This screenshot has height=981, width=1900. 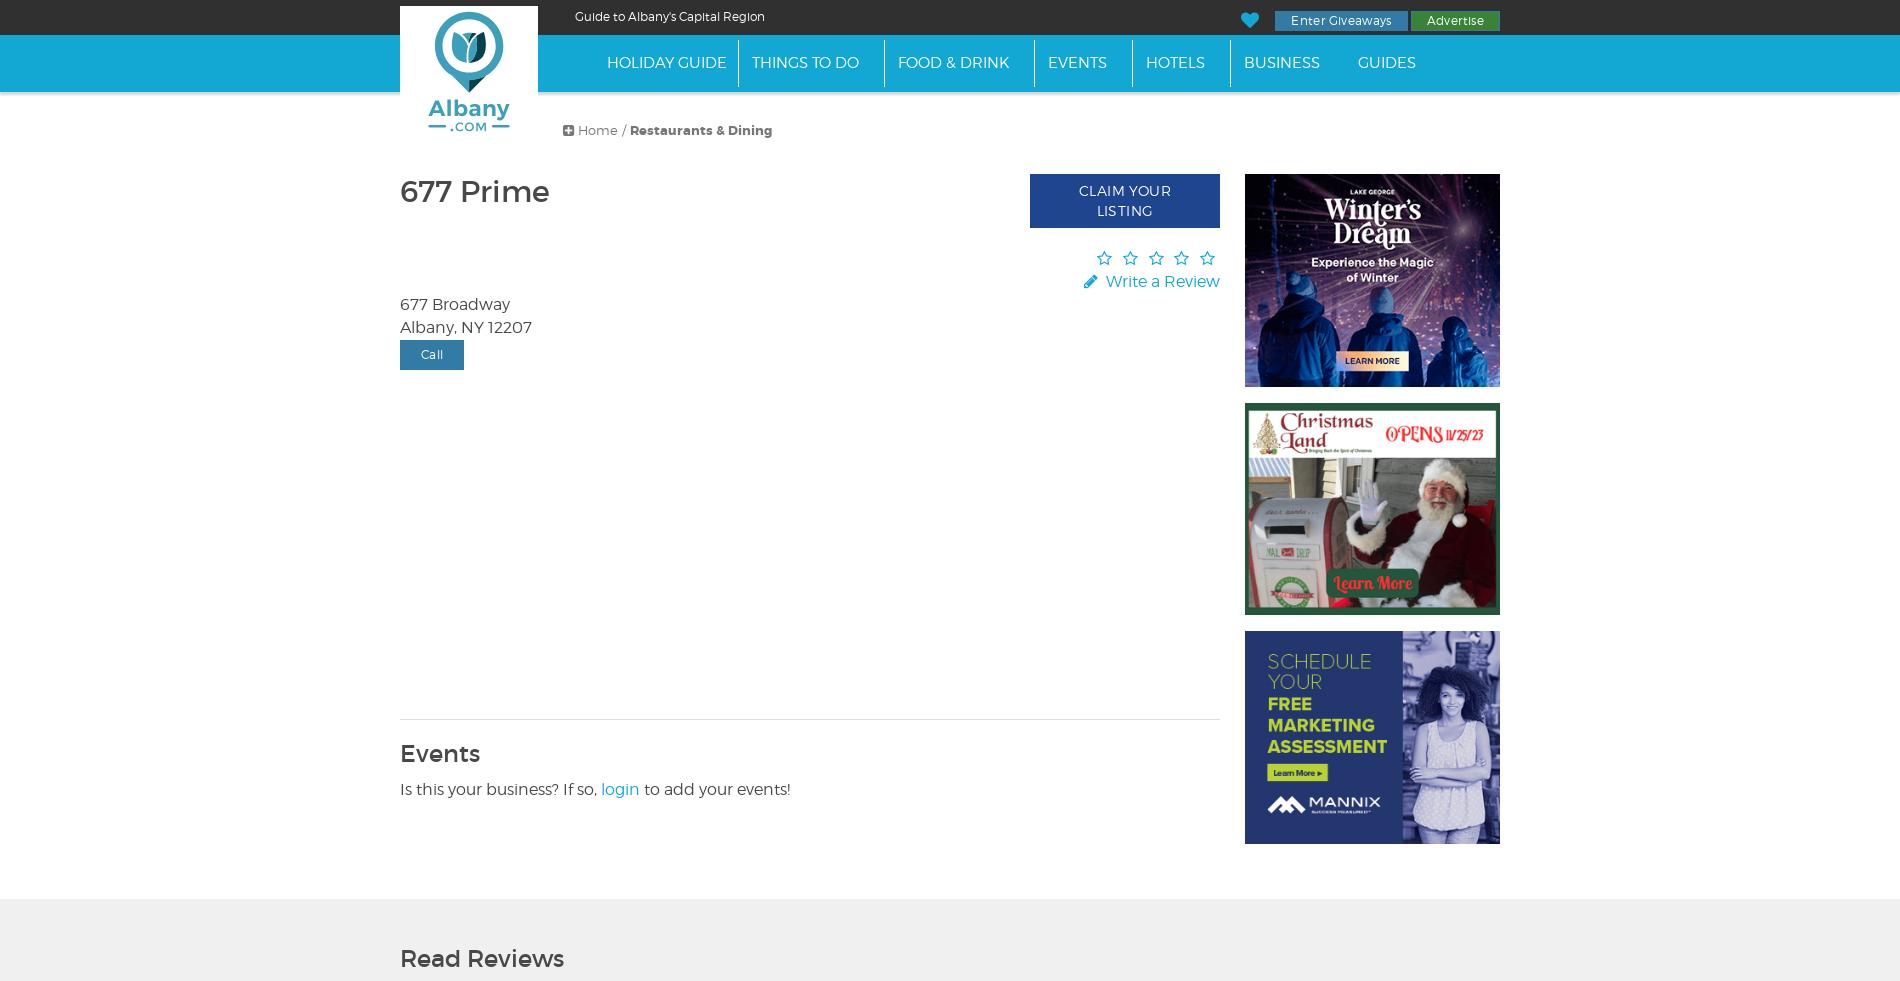 What do you see at coordinates (656, 315) in the screenshot?
I see `'Join us the day after Thanksgiving, November 24th from 2:00 pm - 4:00 pm, and help us craft winter and holiday decorations for the Library!'` at bounding box center [656, 315].